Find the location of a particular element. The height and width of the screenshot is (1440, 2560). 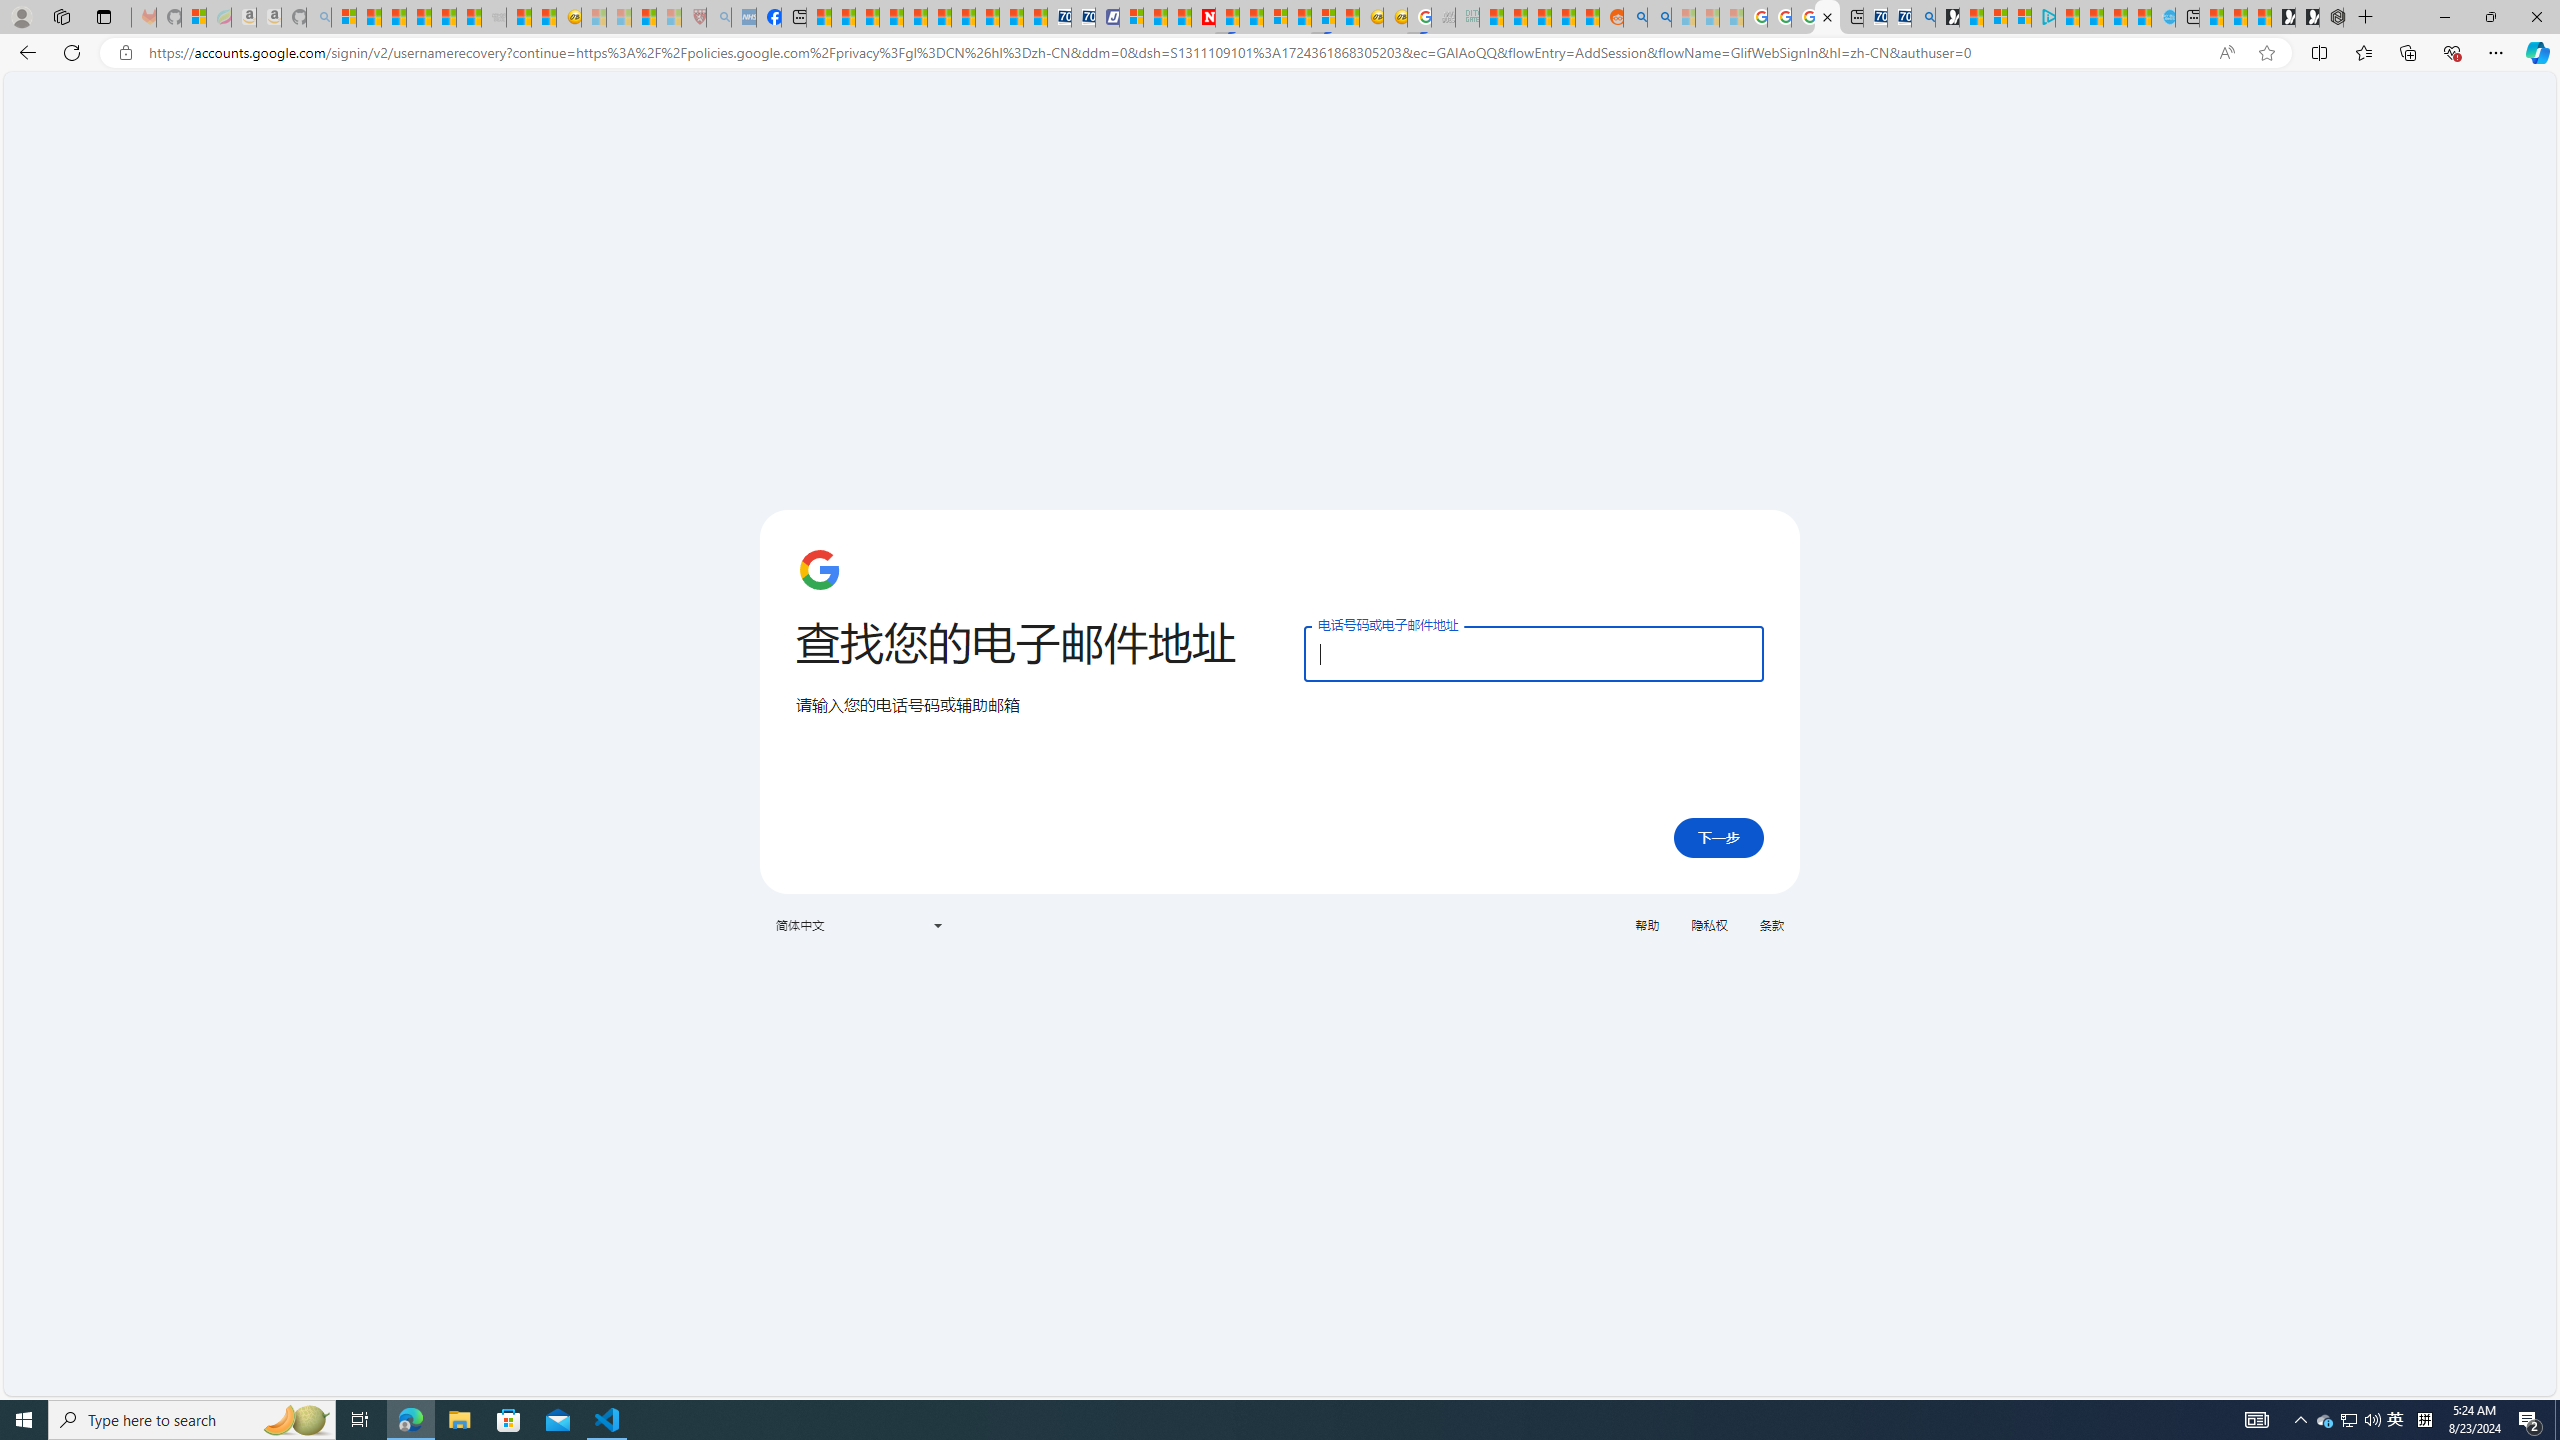

'Microsoft Start Gaming' is located at coordinates (1948, 16).